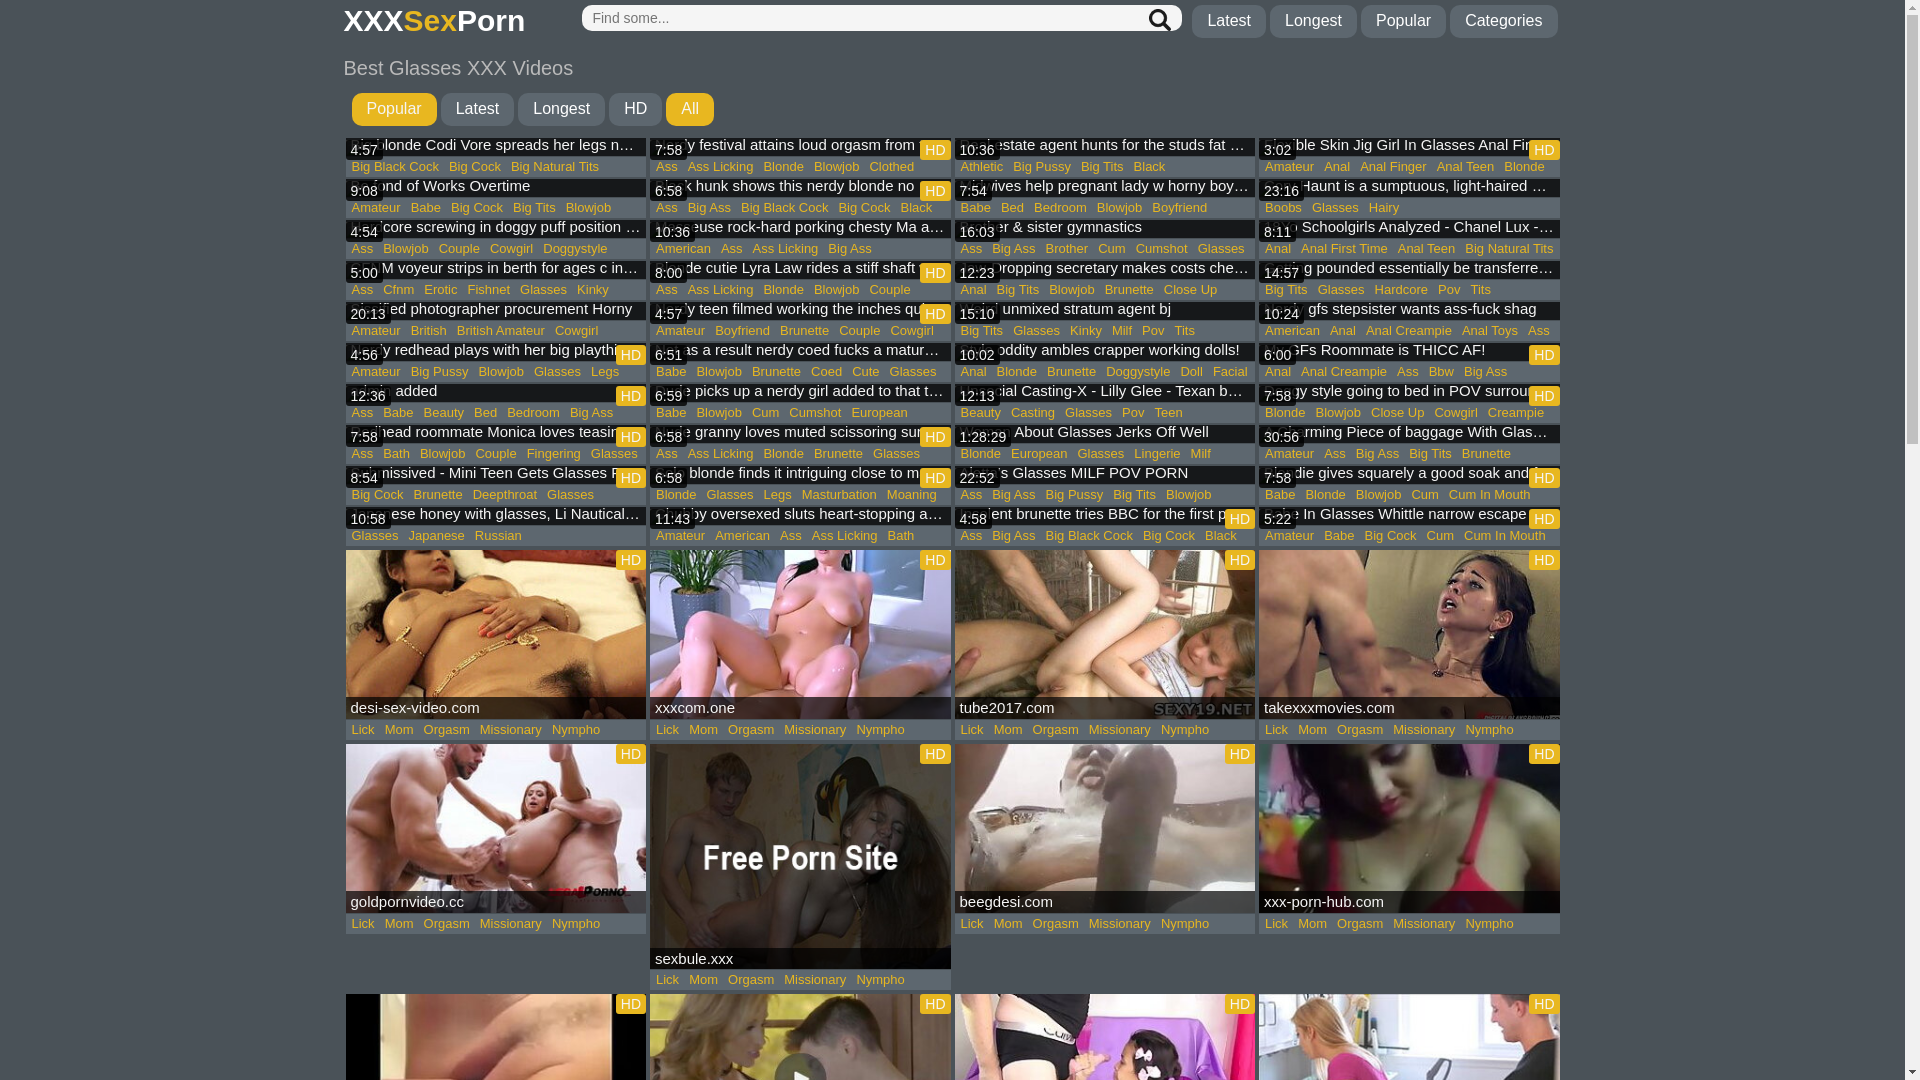 The image size is (1920, 1080). I want to click on 'Doll', so click(1190, 371).